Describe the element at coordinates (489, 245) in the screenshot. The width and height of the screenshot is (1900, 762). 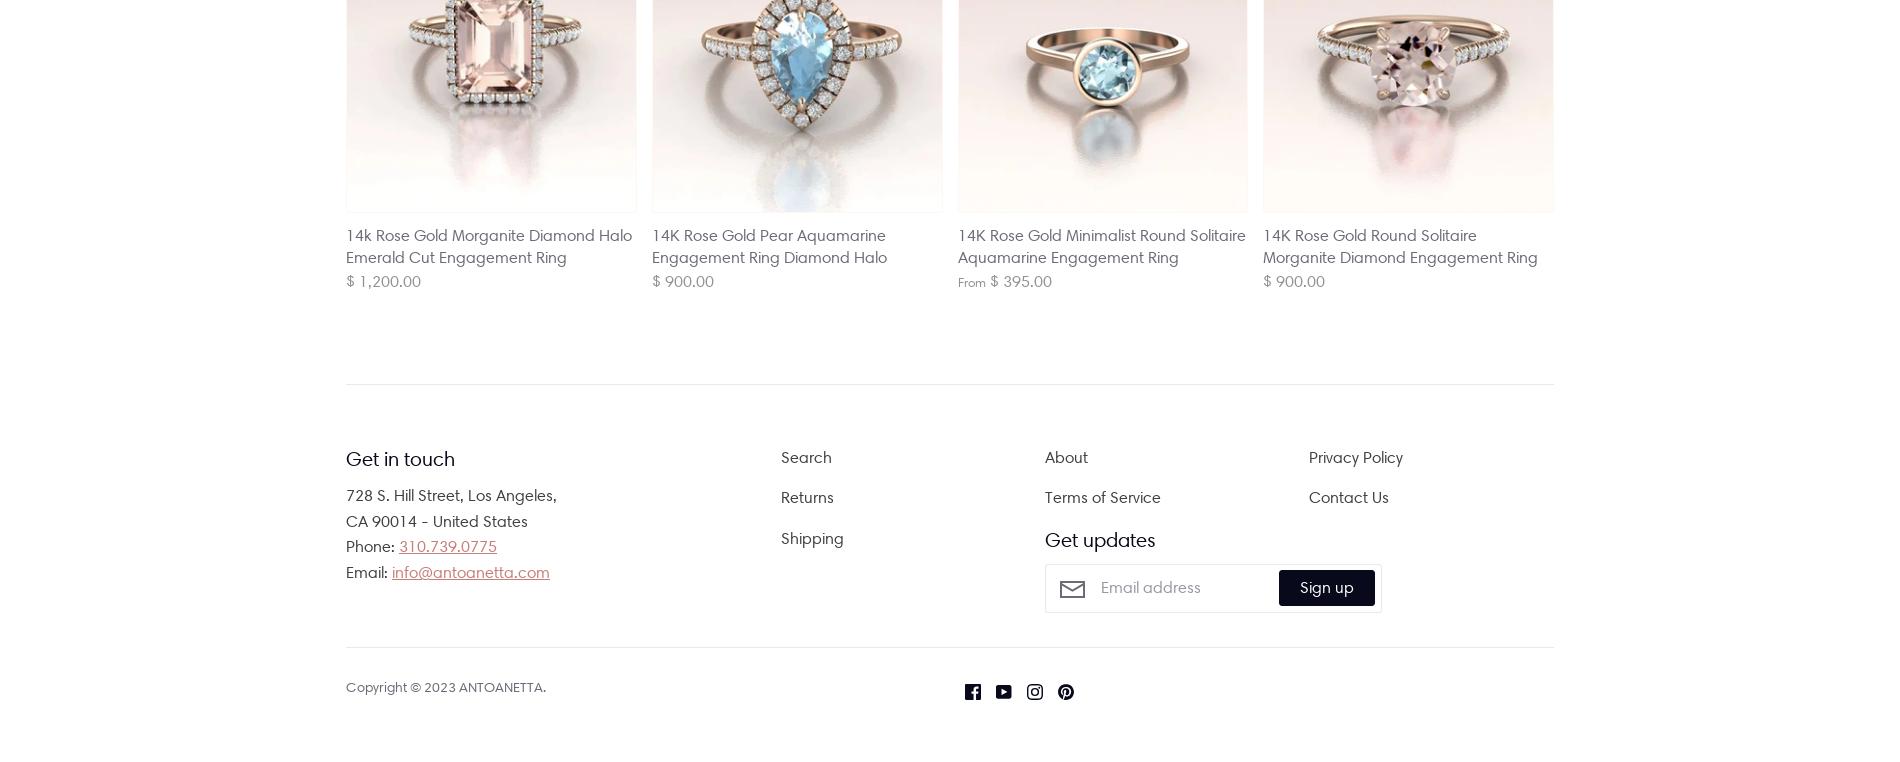
I see `'14k Rose Gold Morganite Diamond Halo Emerald Cut Engagement Ring'` at that location.